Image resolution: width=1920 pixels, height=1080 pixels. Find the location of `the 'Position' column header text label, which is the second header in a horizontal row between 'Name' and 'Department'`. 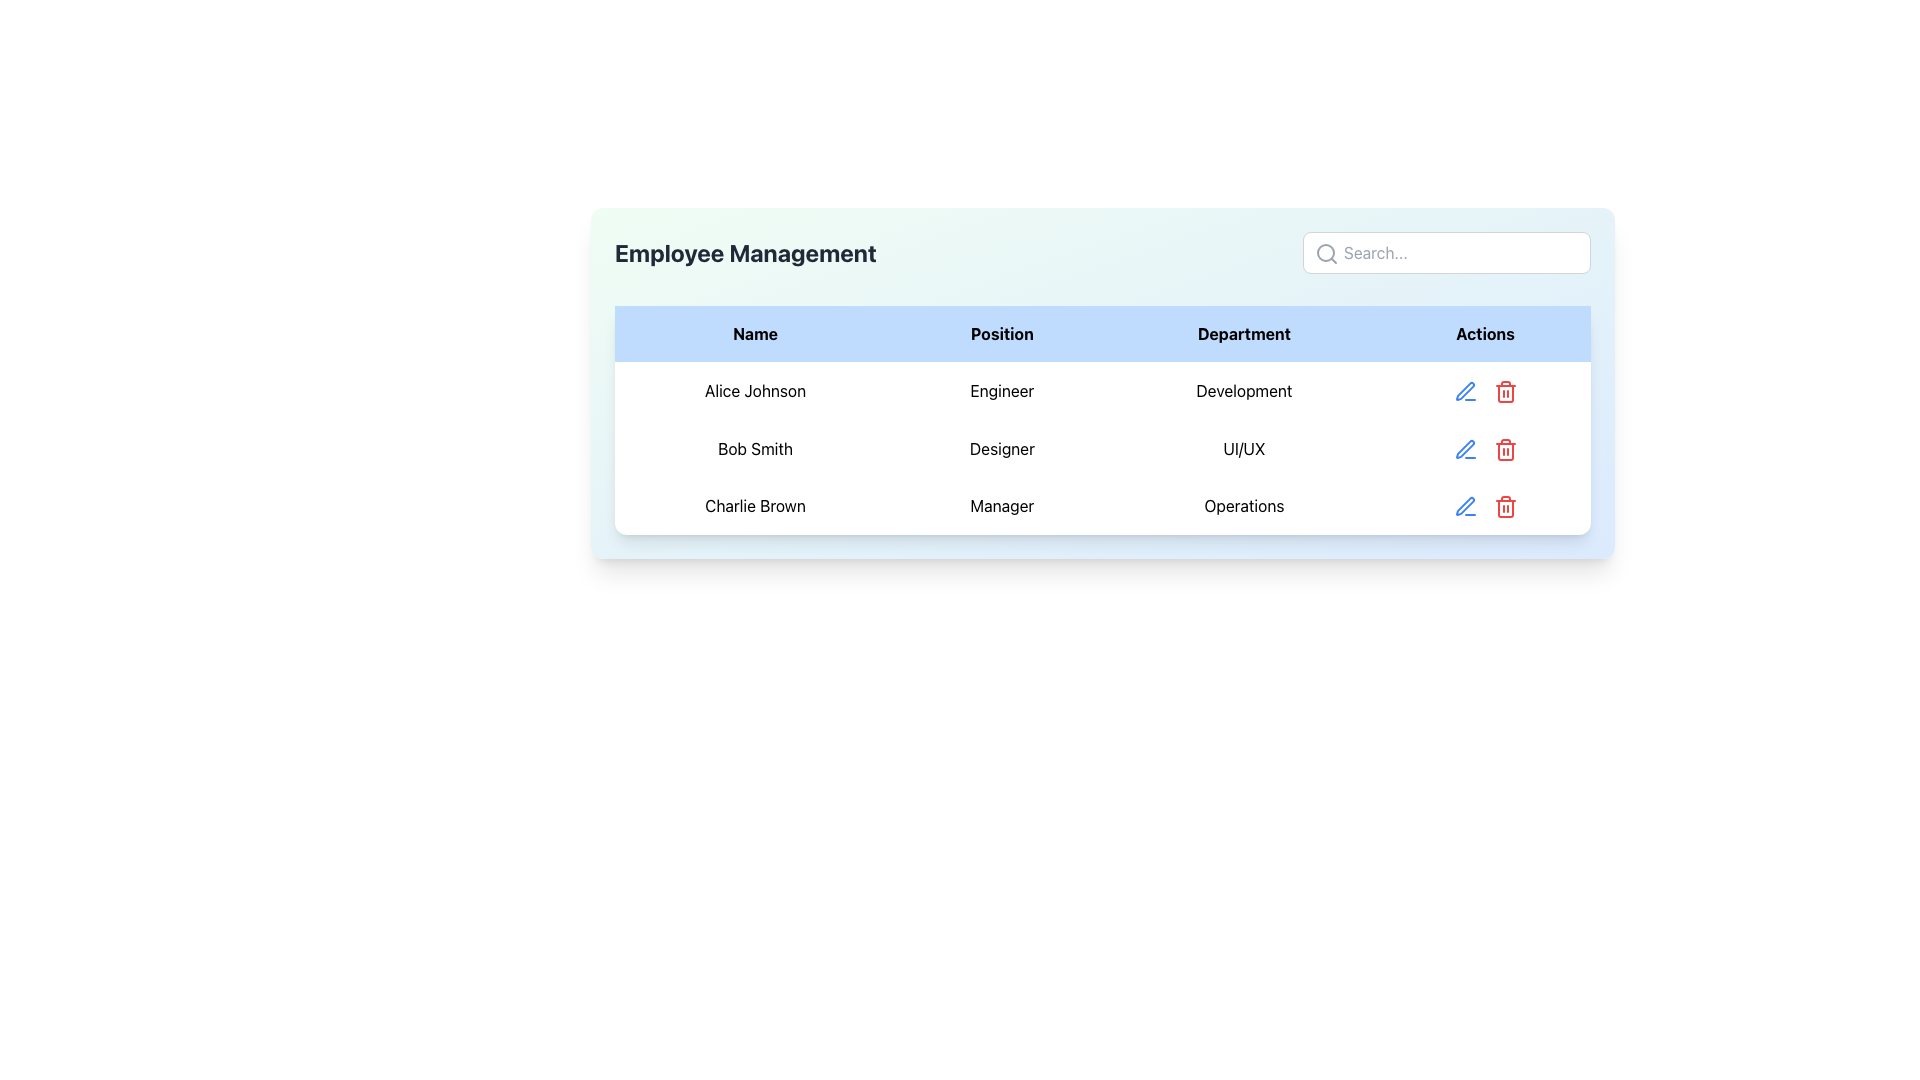

the 'Position' column header text label, which is the second header in a horizontal row between 'Name' and 'Department' is located at coordinates (1002, 333).